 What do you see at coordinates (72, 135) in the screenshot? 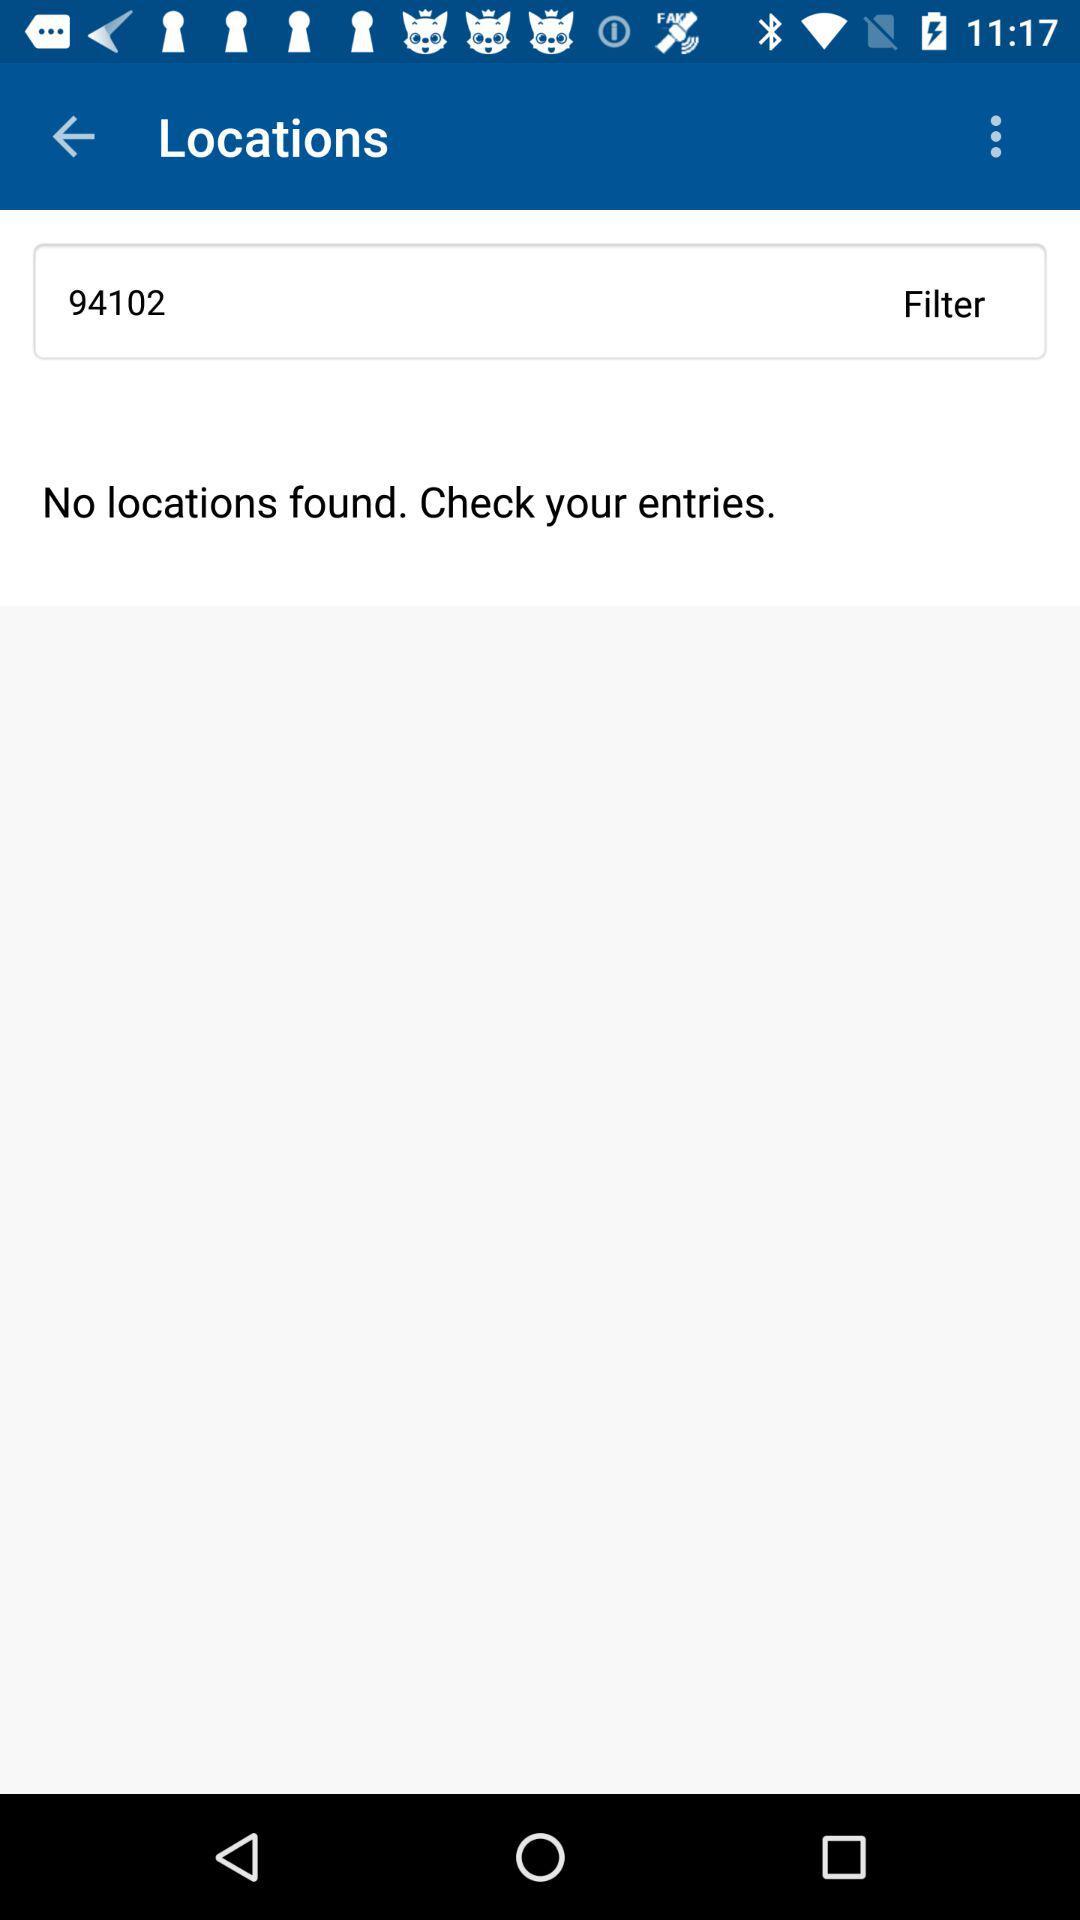
I see `icon to the left of the locations item` at bounding box center [72, 135].